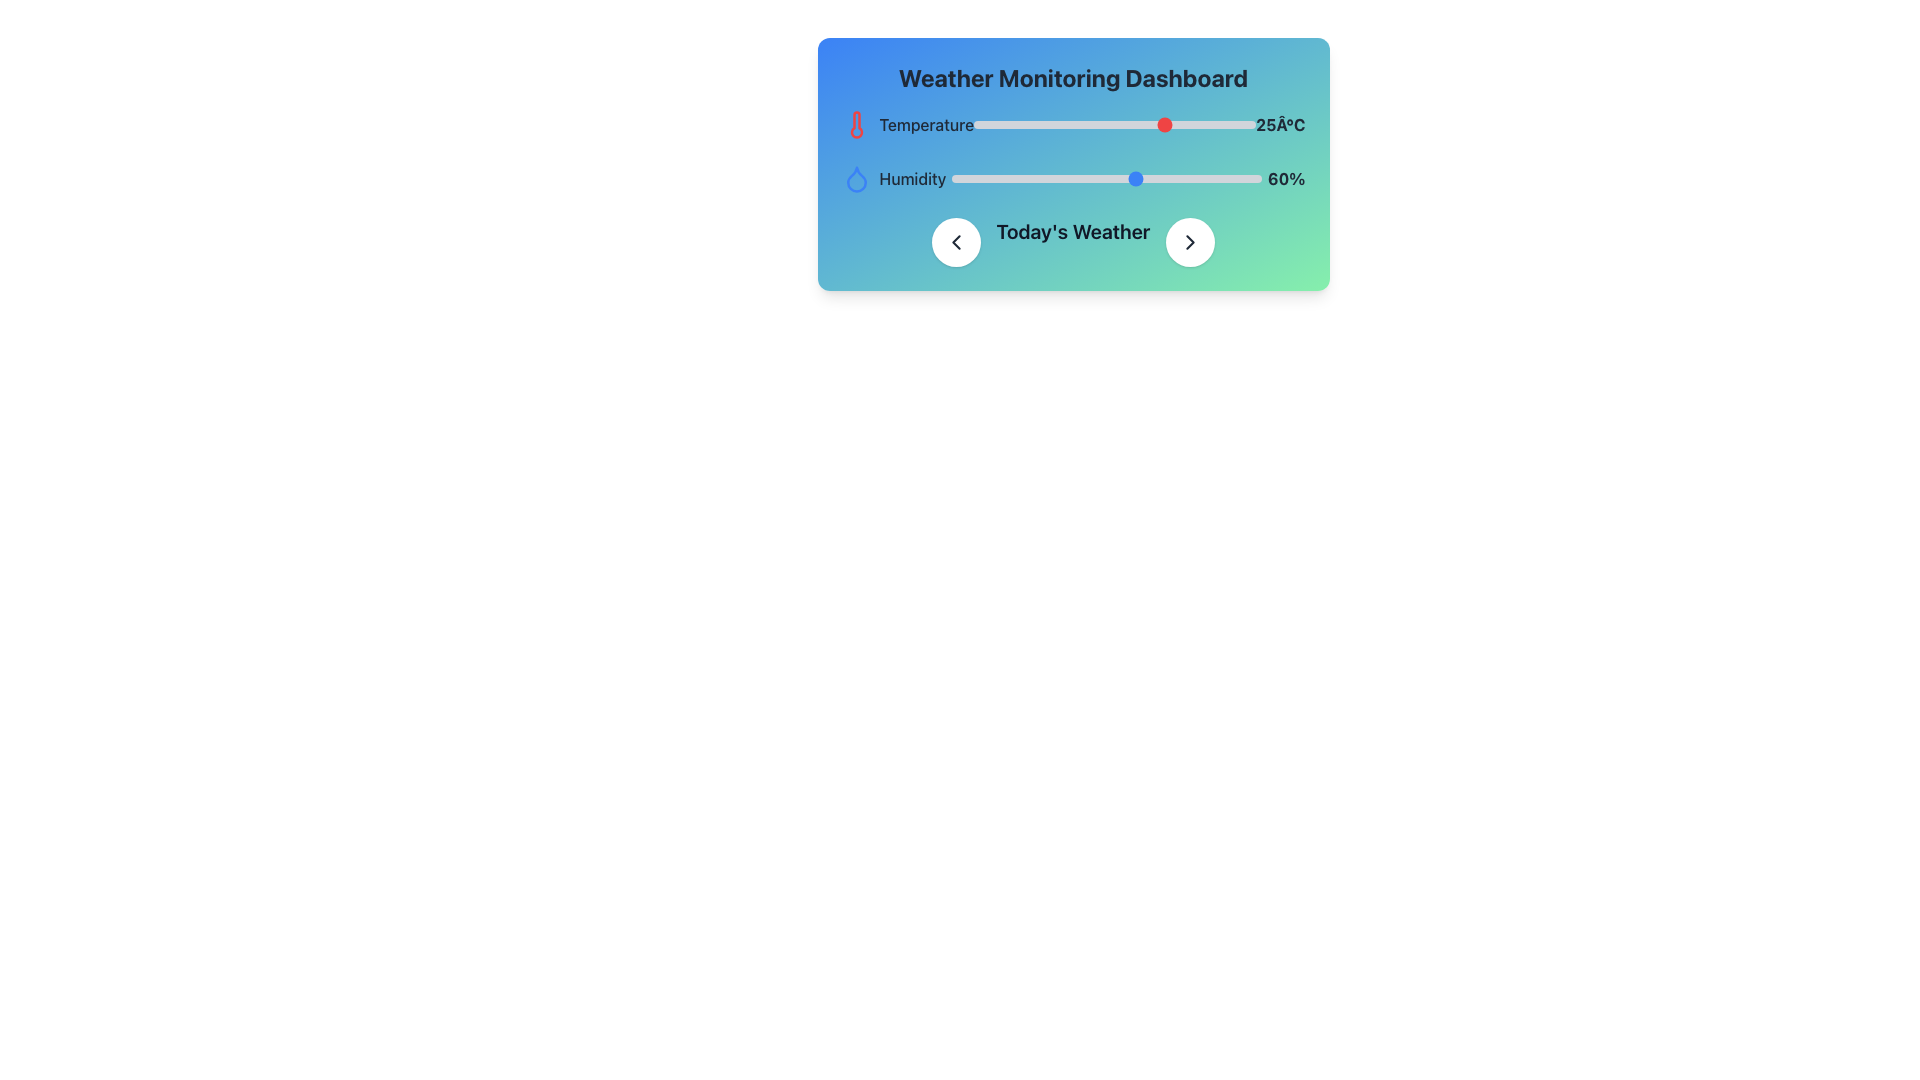  I want to click on the humidity slider, so click(1178, 177).